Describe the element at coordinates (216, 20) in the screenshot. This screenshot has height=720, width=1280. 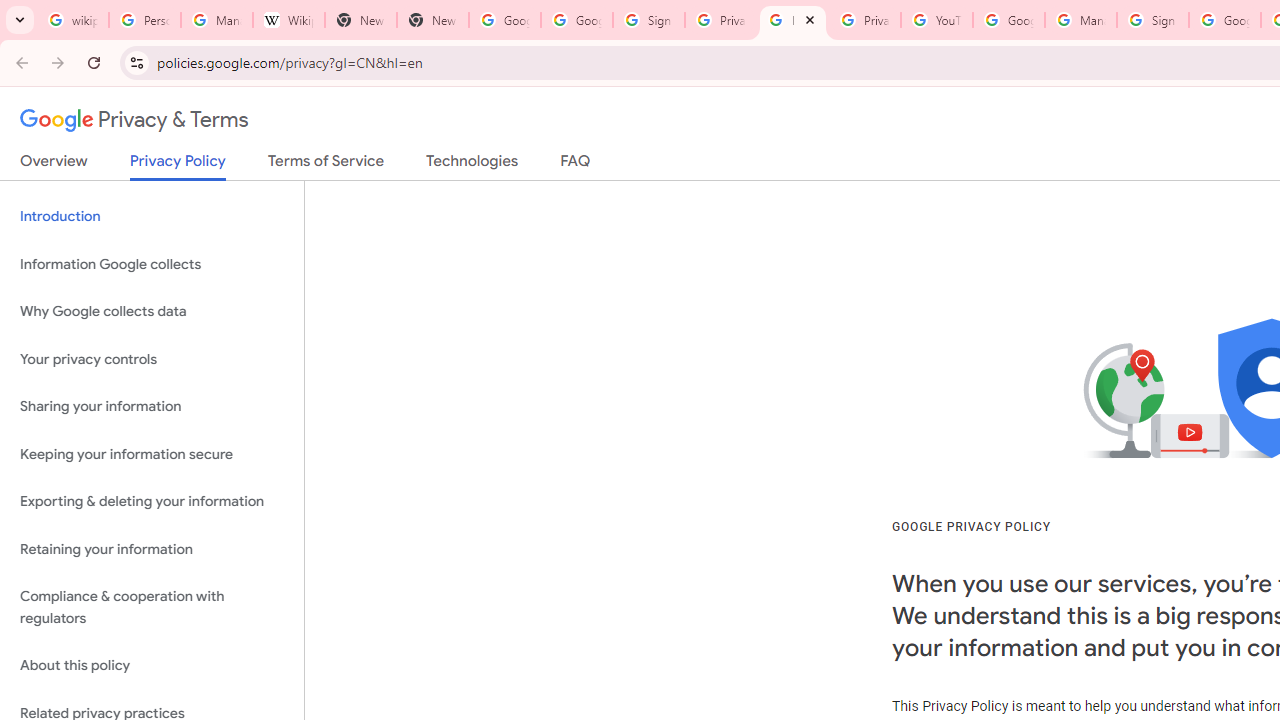
I see `'Manage your Location History - Google Search Help'` at that location.